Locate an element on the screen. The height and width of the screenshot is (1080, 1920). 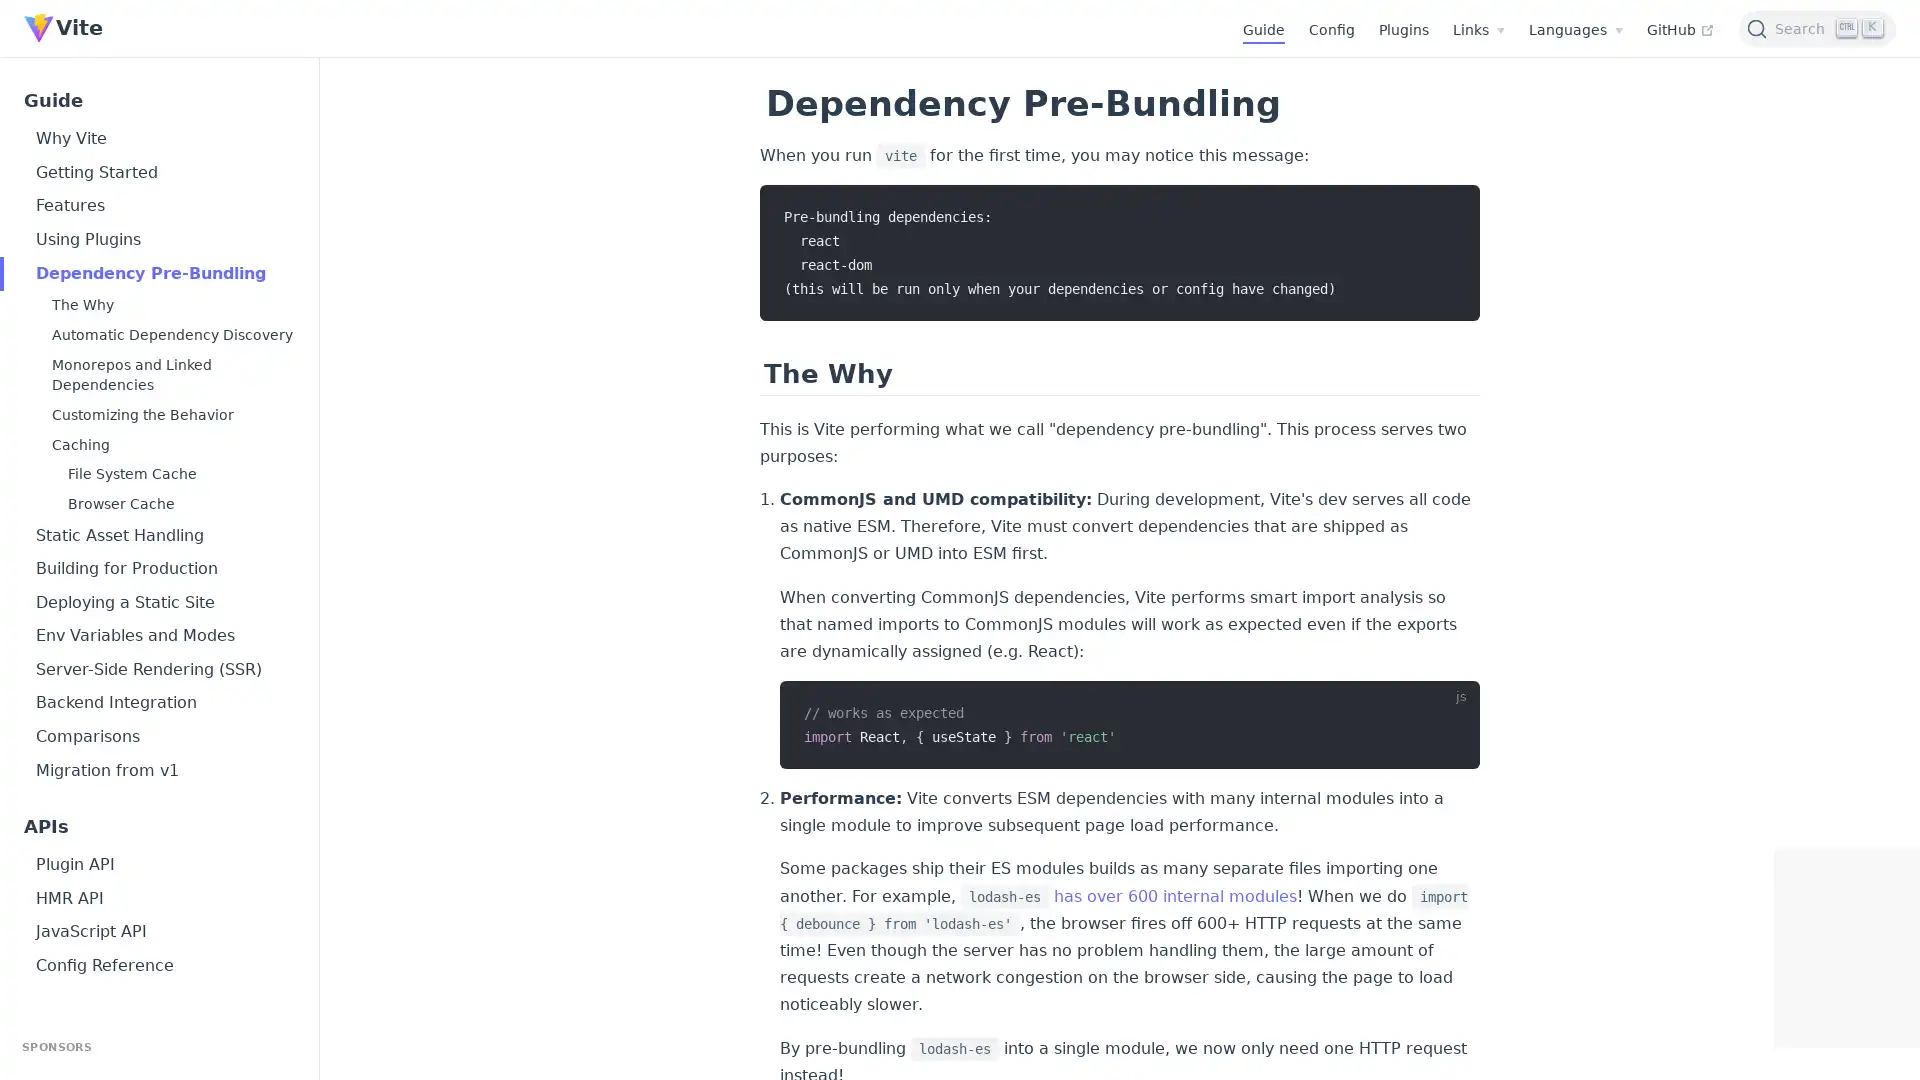
Languages is located at coordinates (1574, 30).